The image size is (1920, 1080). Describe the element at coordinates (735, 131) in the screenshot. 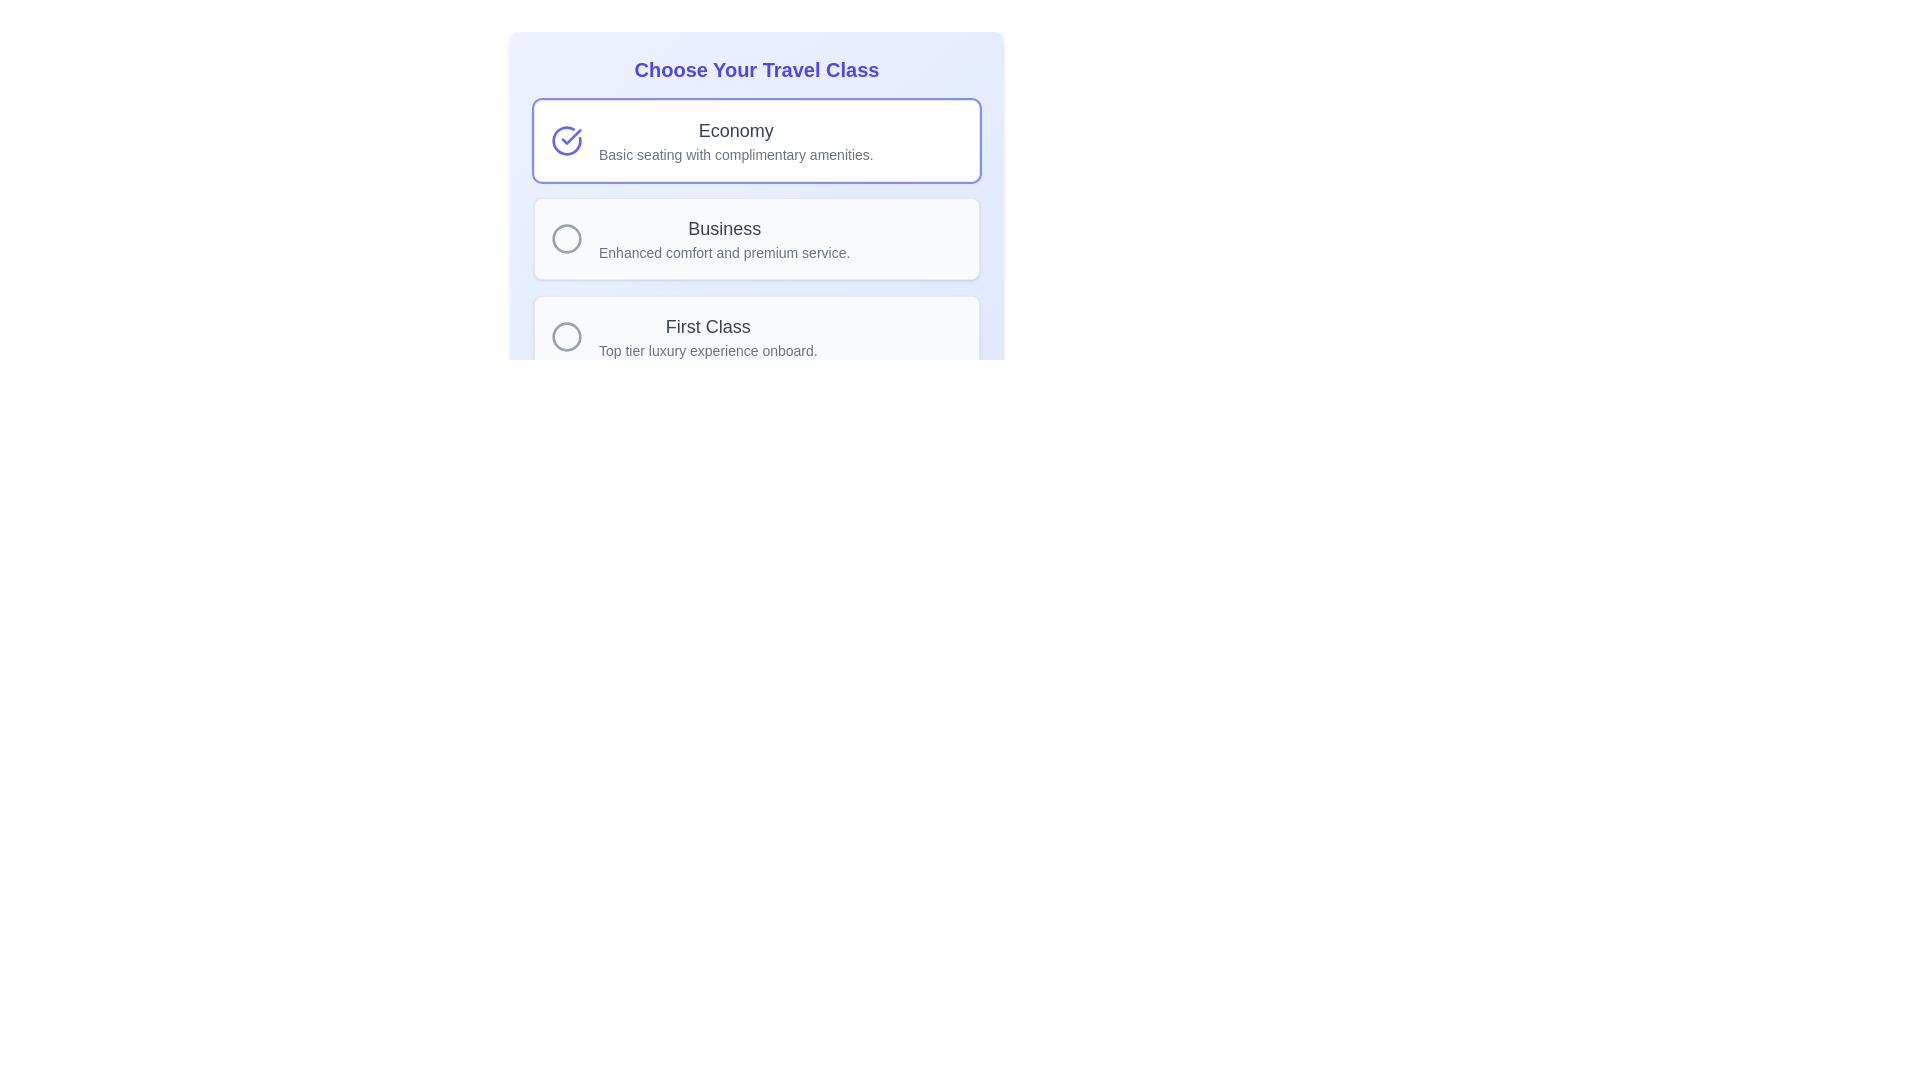

I see `the text label displaying 'Economy' in a bold, medium-sized sans-serif font, located in the first option group of a travel class selection interface, which is directly above the text 'Basic seating with complimentary amenities.'` at that location.